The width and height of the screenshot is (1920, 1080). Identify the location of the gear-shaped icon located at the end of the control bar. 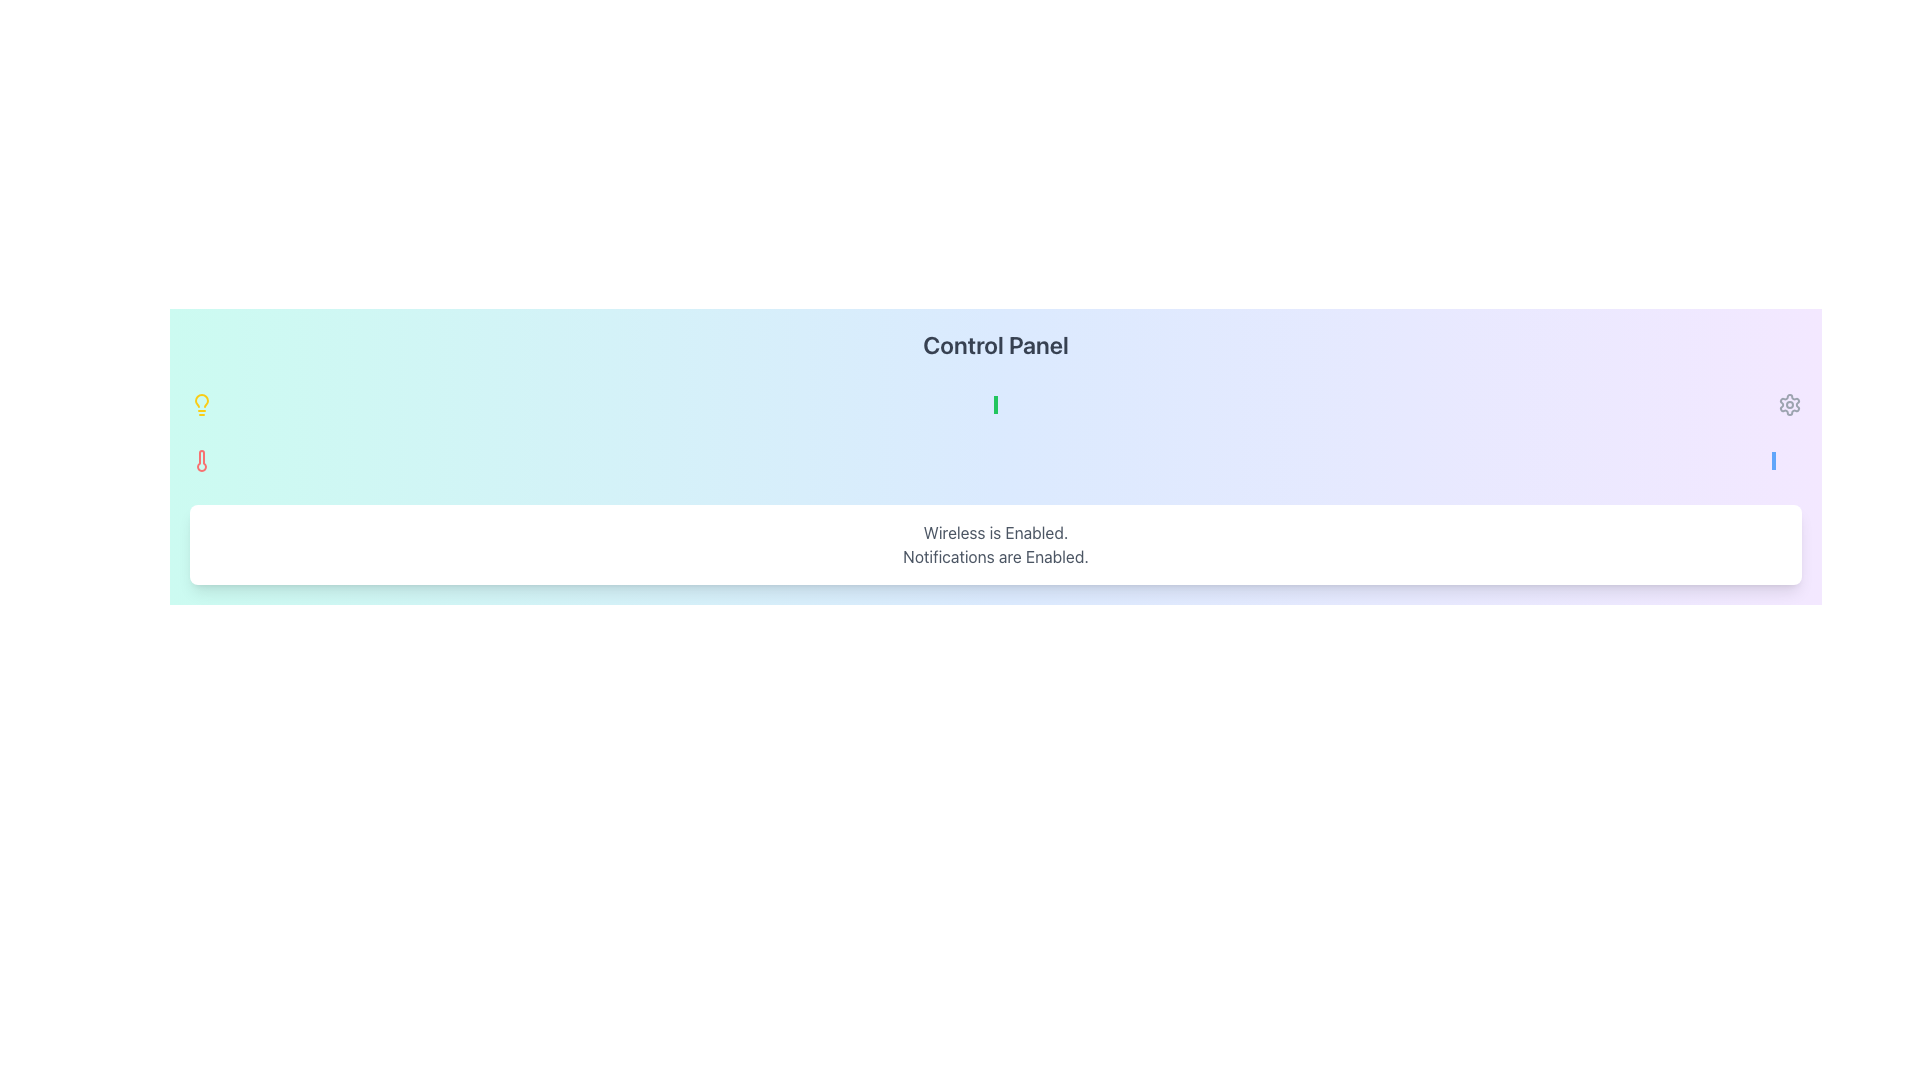
(1790, 405).